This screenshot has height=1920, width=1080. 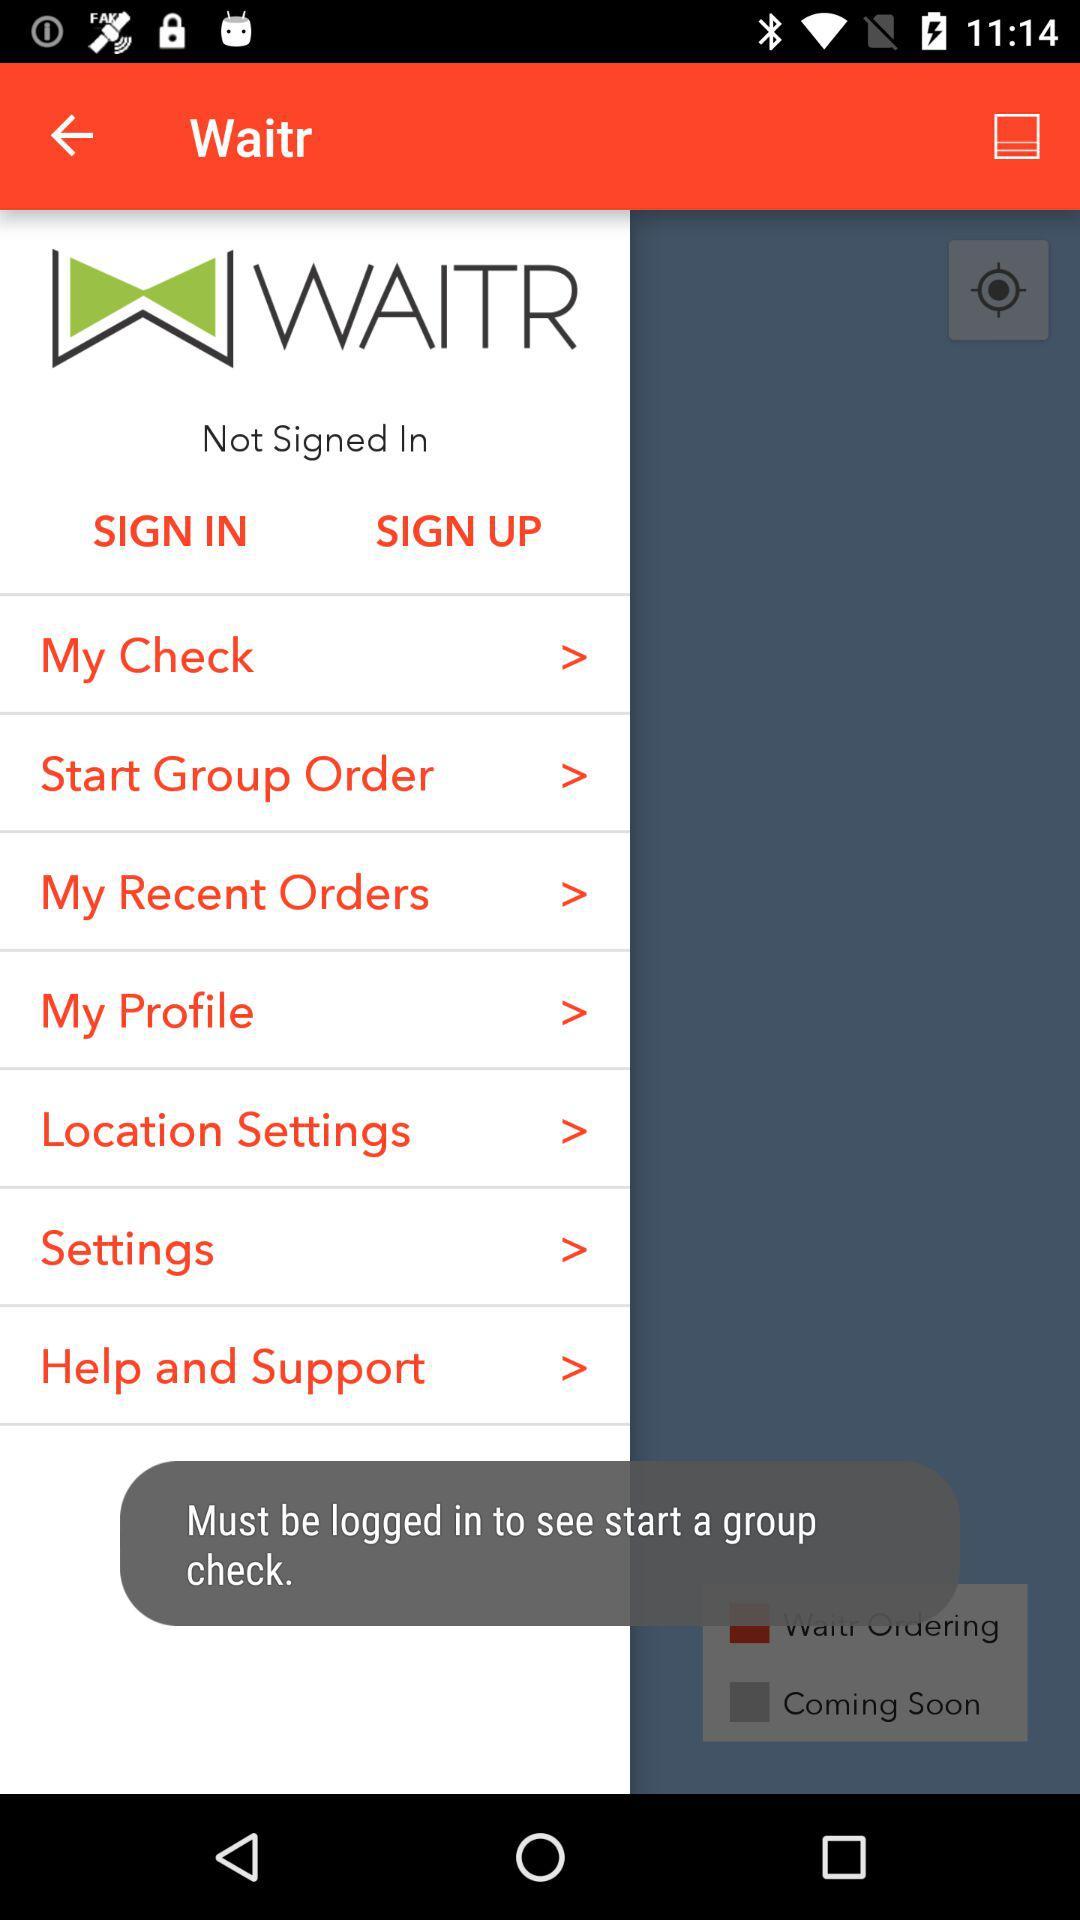 I want to click on the location_crosshair icon, so click(x=998, y=290).